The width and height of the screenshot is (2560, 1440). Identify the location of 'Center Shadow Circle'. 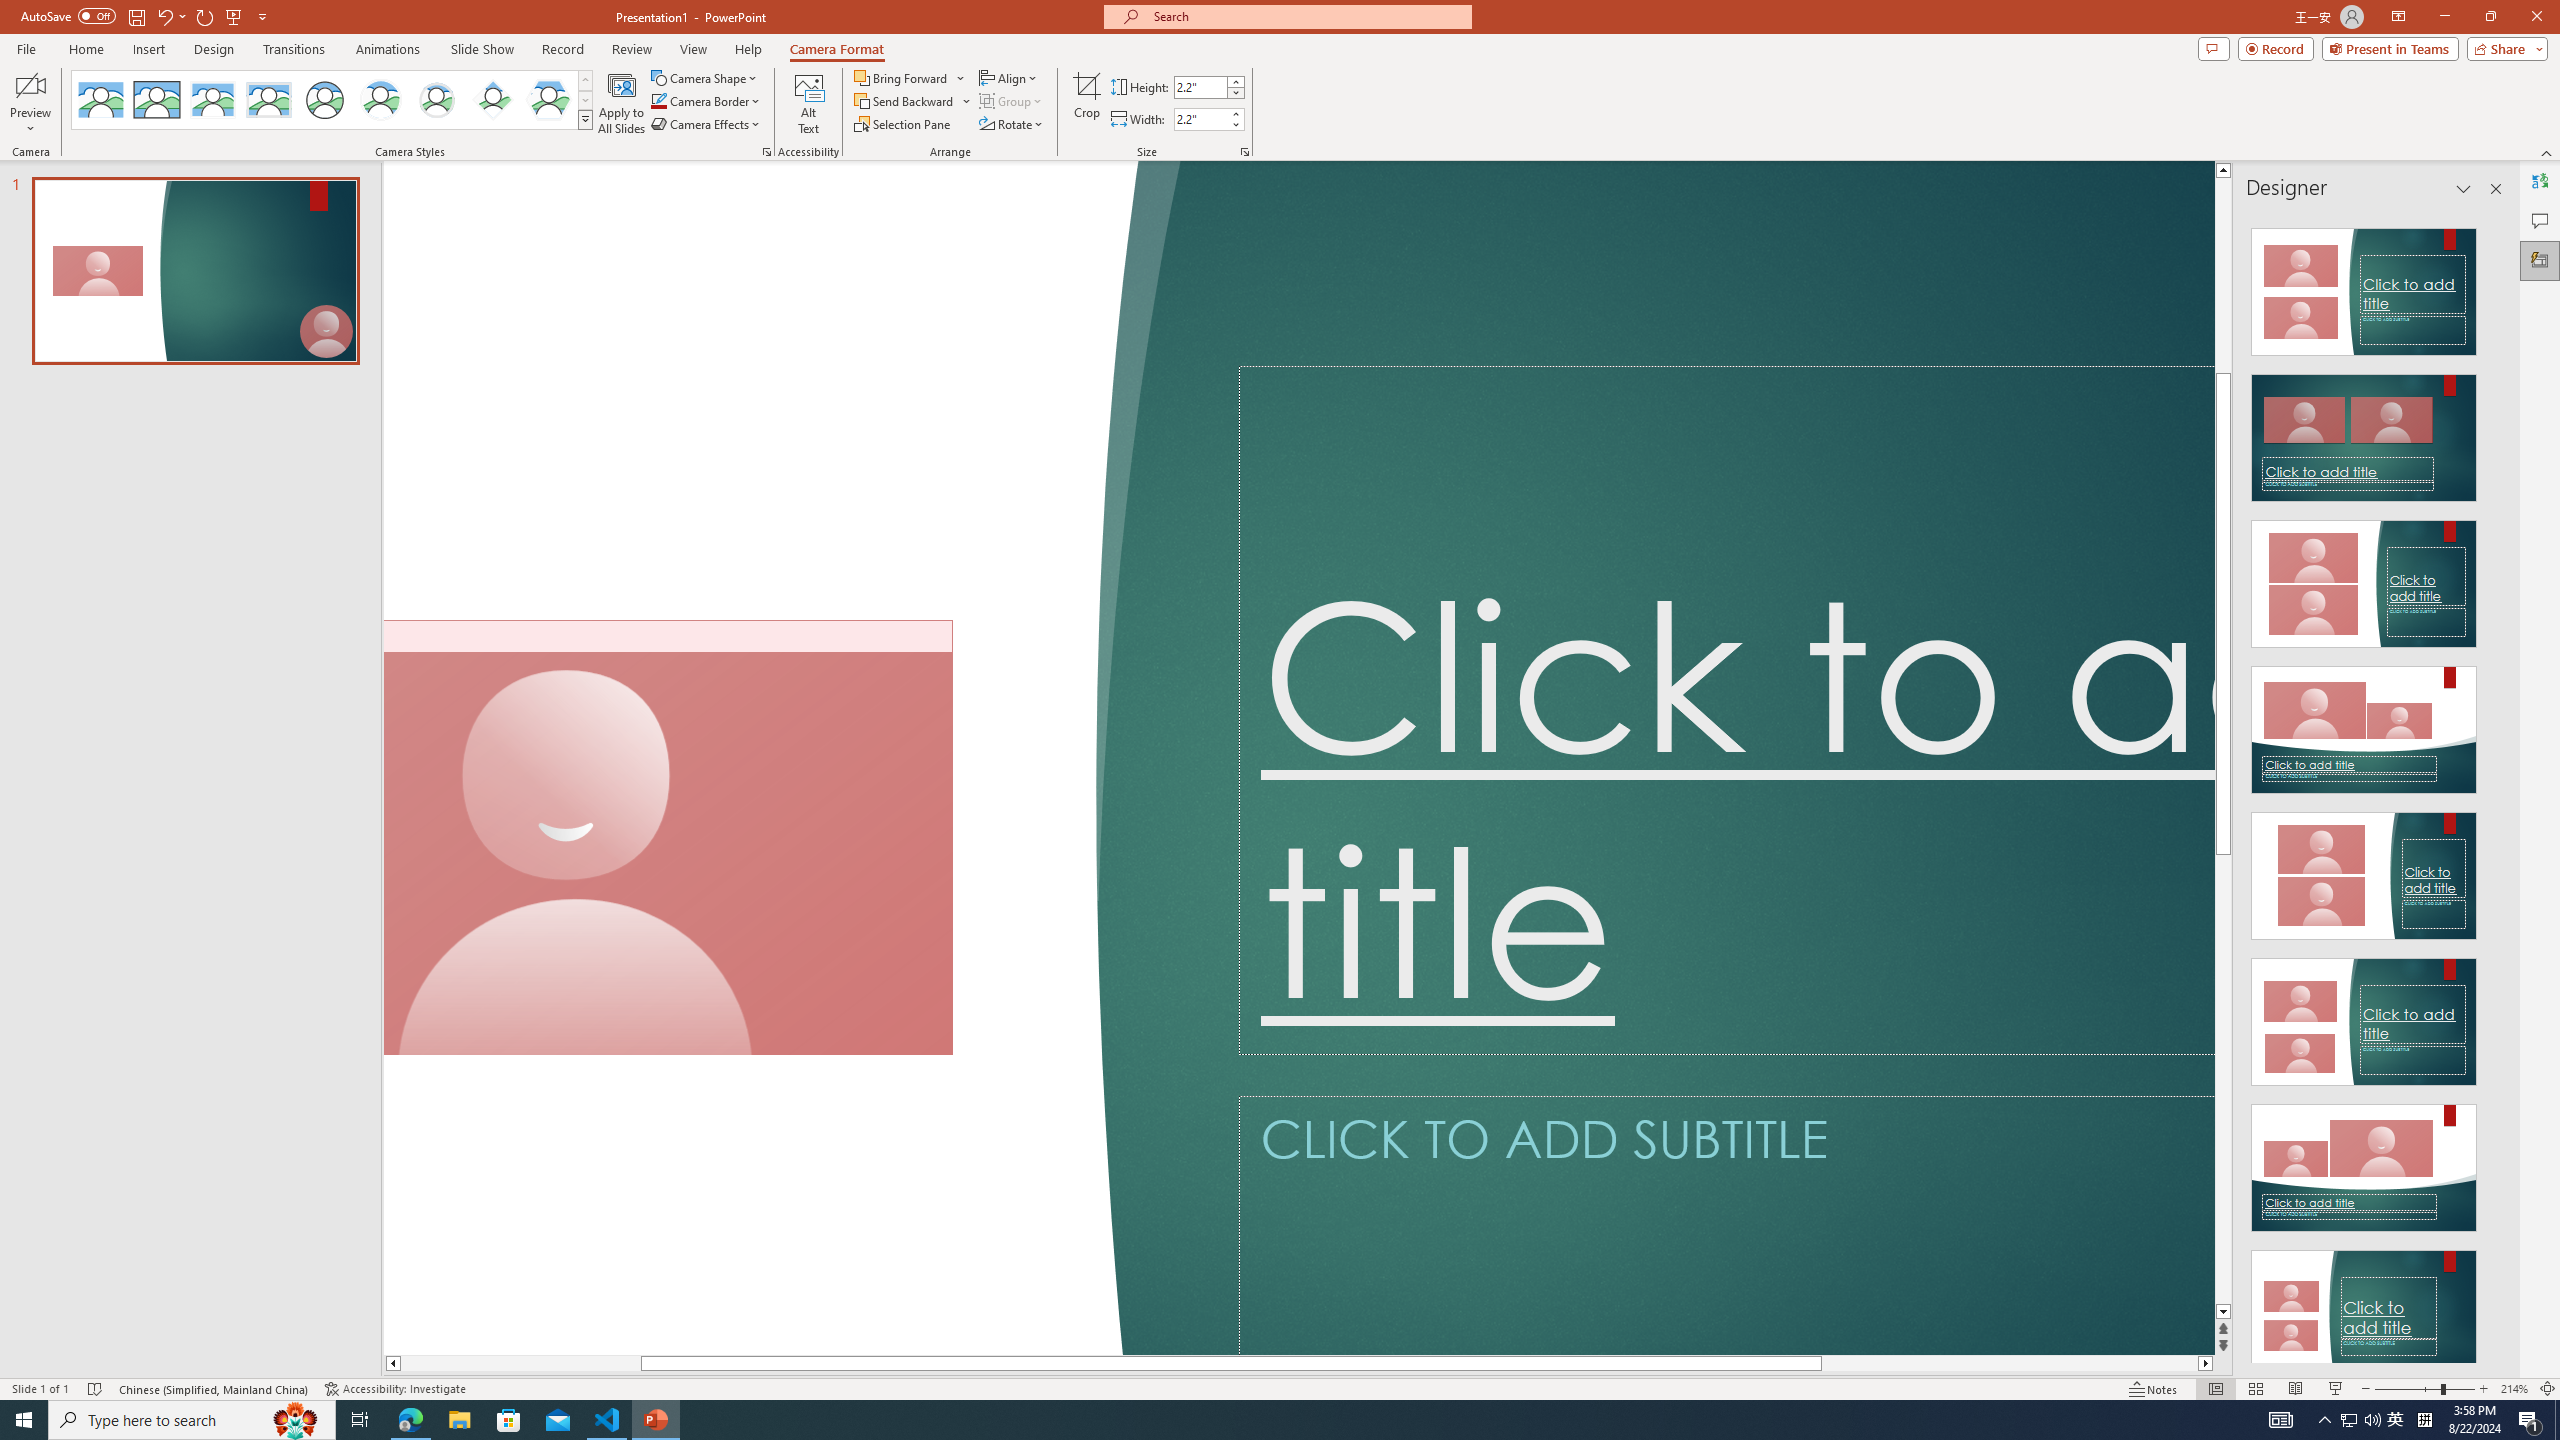
(380, 99).